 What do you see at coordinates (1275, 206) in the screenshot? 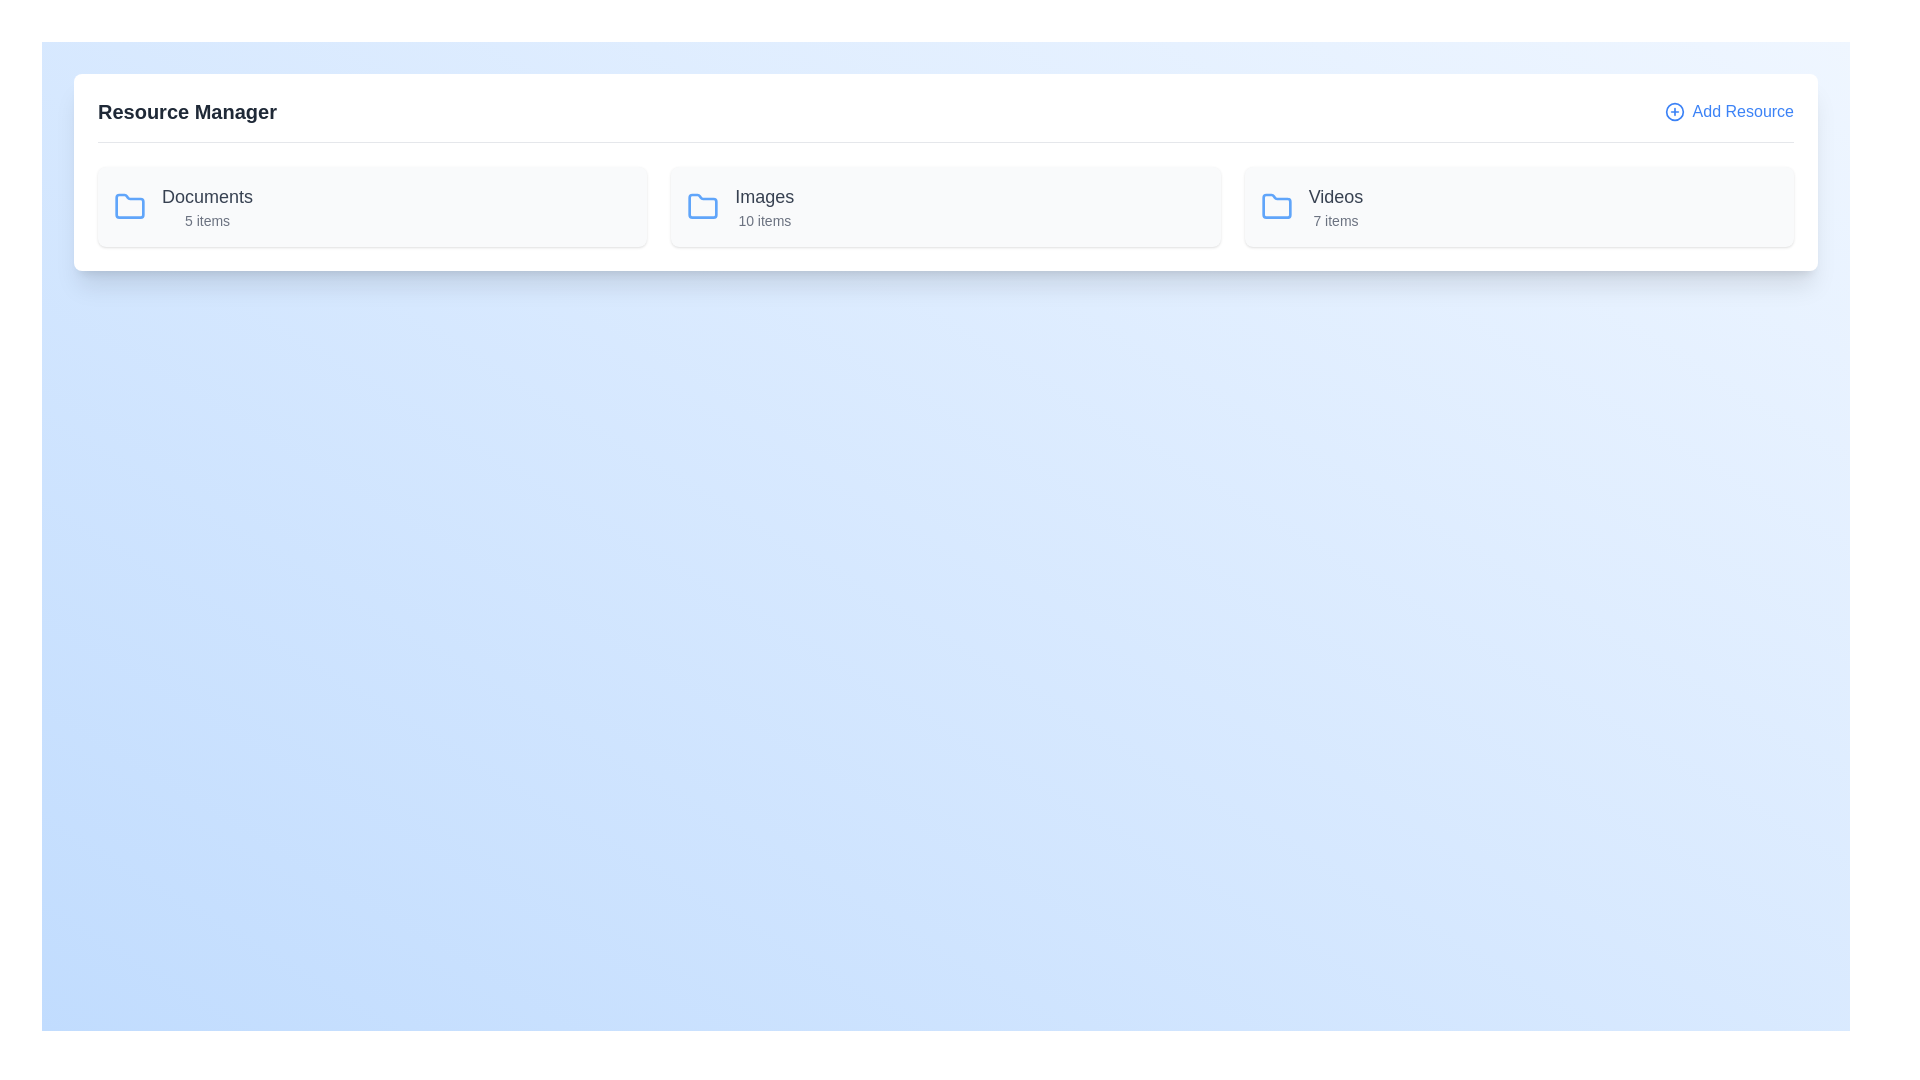
I see `the folder-shaped icon with a blue outline and white background located in the rightmost panel labeled 'Videos'` at bounding box center [1275, 206].